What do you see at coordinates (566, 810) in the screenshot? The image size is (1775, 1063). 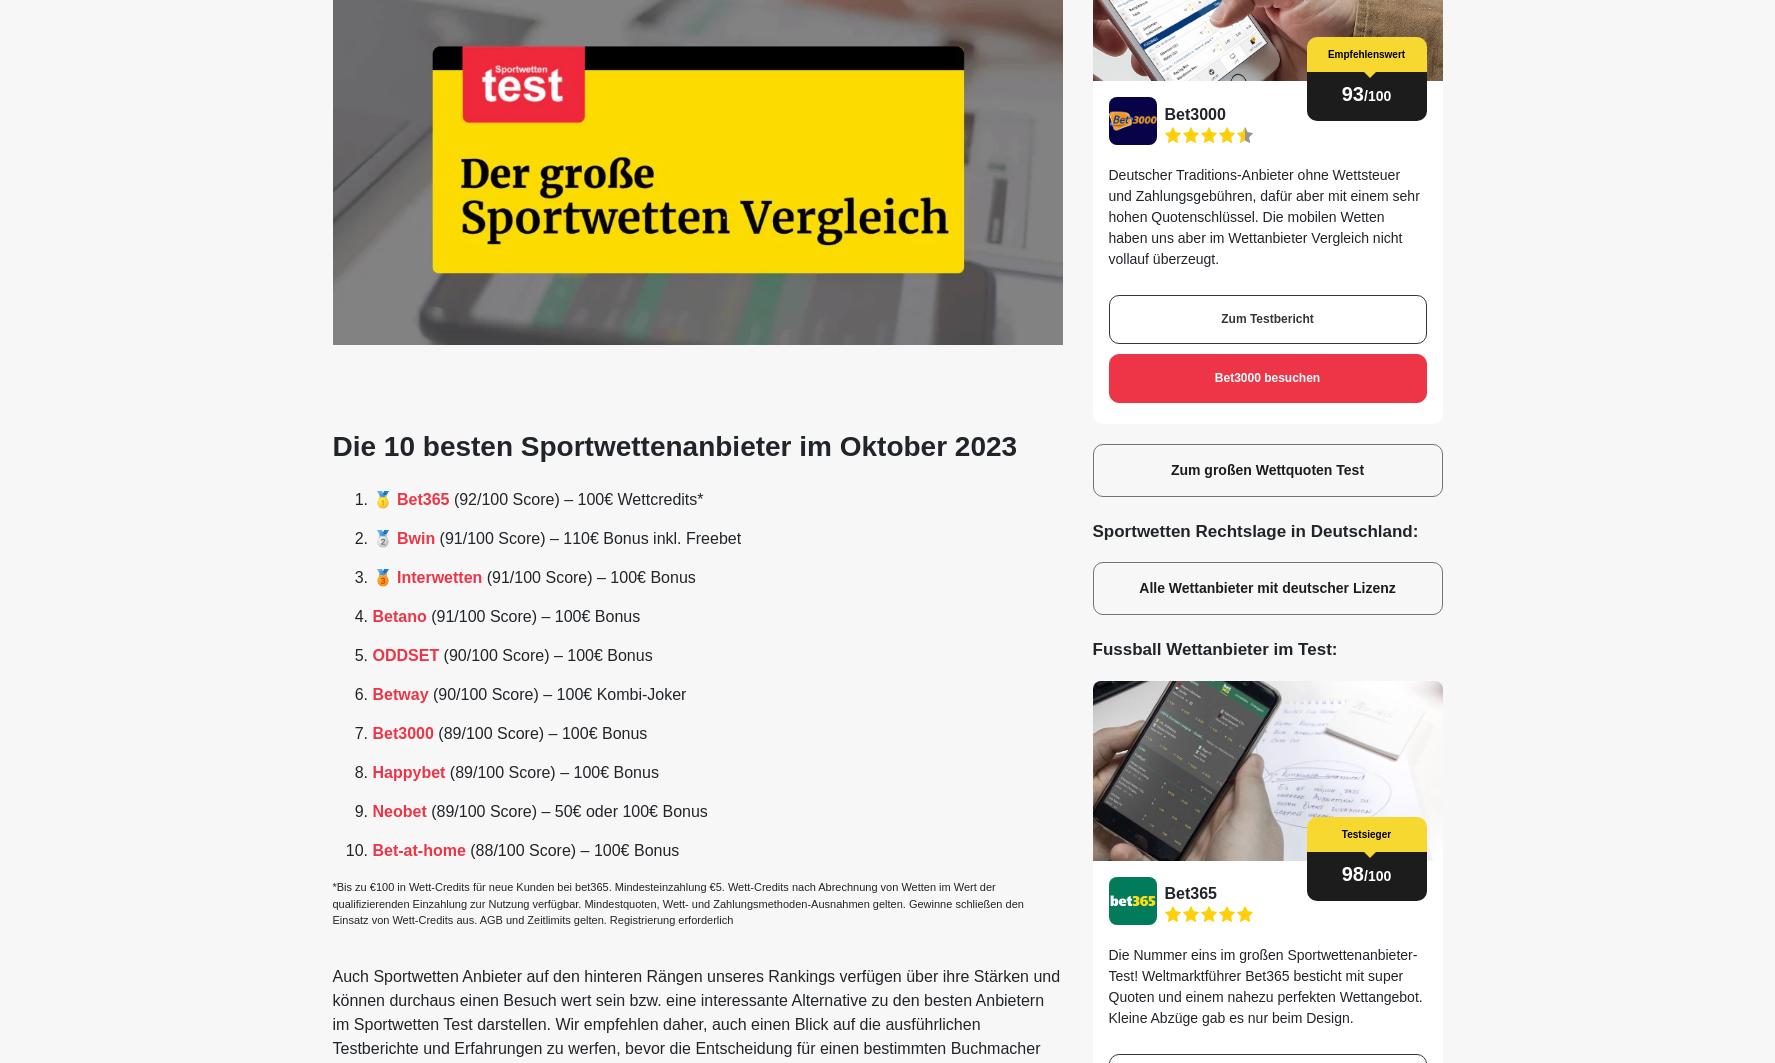 I see `'(89/100 Score) – 50€ oder 100€ Bonus'` at bounding box center [566, 810].